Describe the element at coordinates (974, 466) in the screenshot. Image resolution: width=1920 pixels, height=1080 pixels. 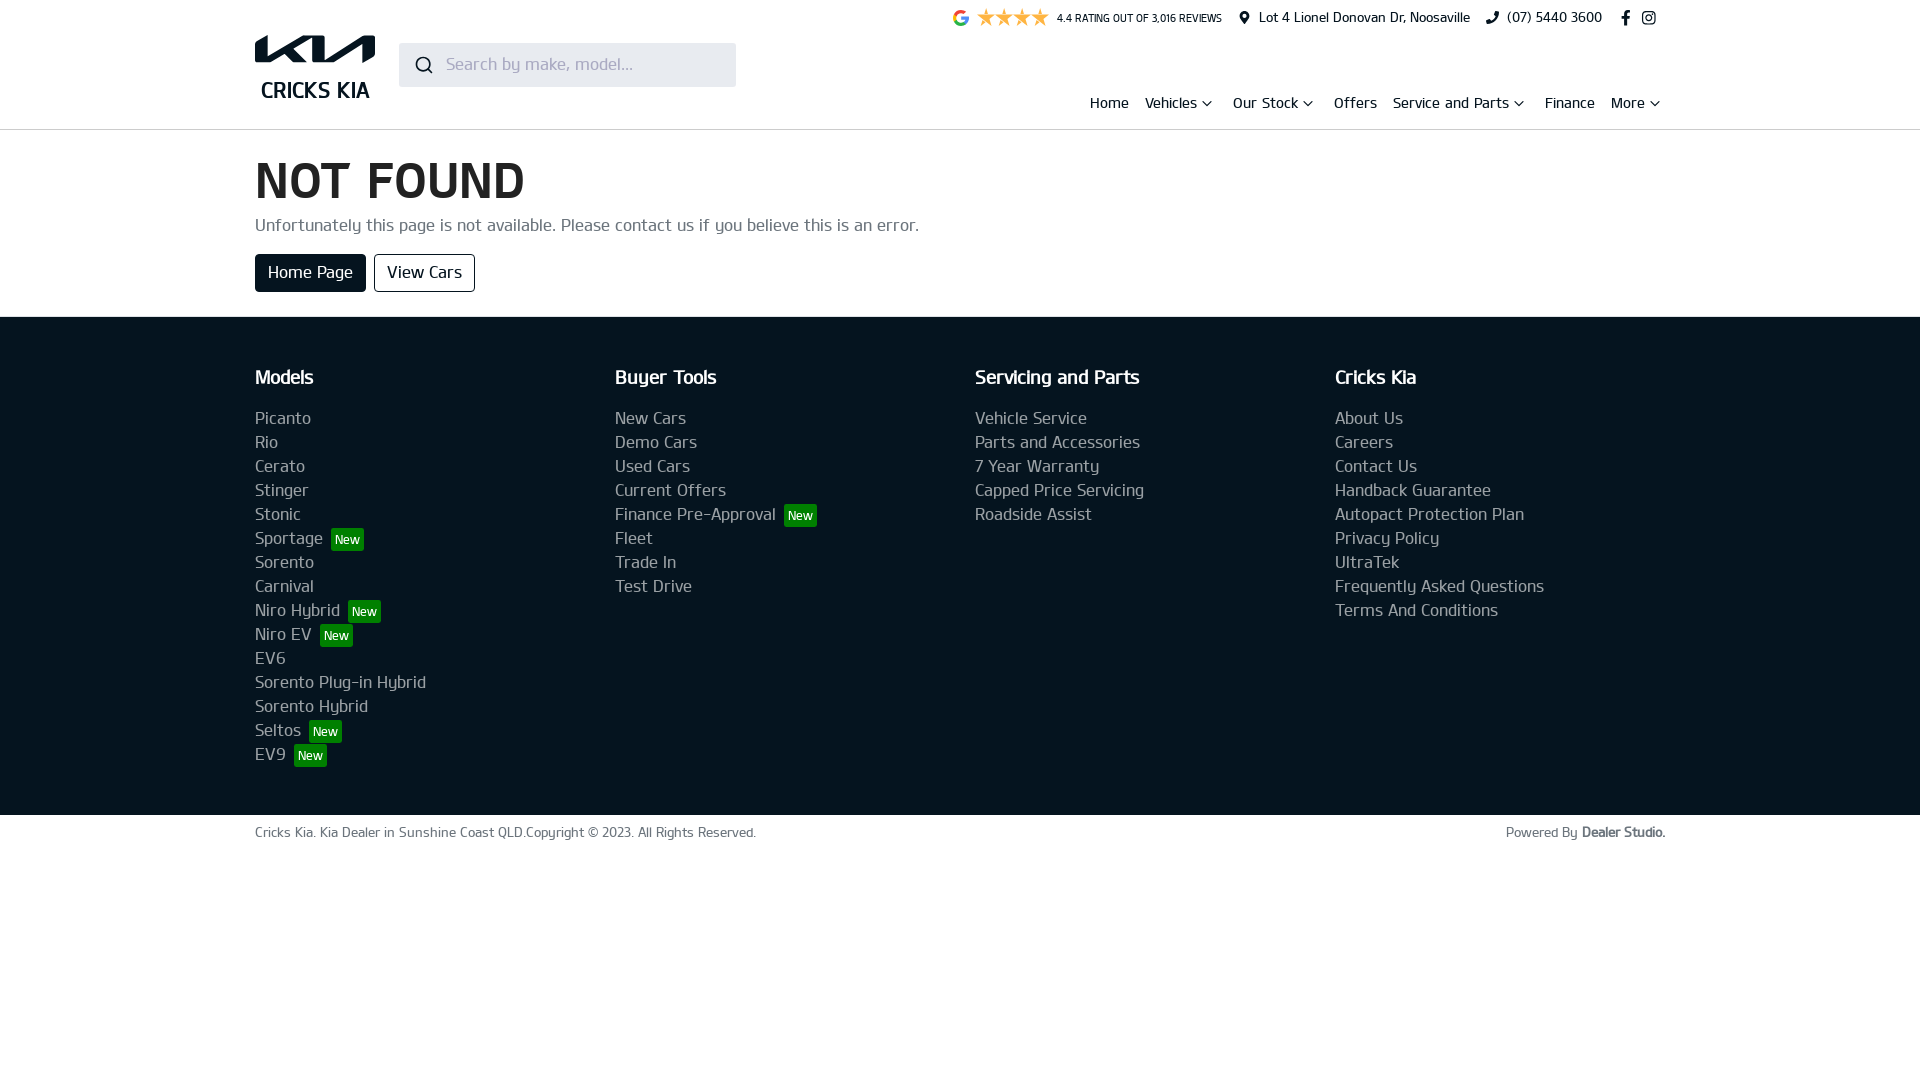
I see `'7 Year Warranty'` at that location.